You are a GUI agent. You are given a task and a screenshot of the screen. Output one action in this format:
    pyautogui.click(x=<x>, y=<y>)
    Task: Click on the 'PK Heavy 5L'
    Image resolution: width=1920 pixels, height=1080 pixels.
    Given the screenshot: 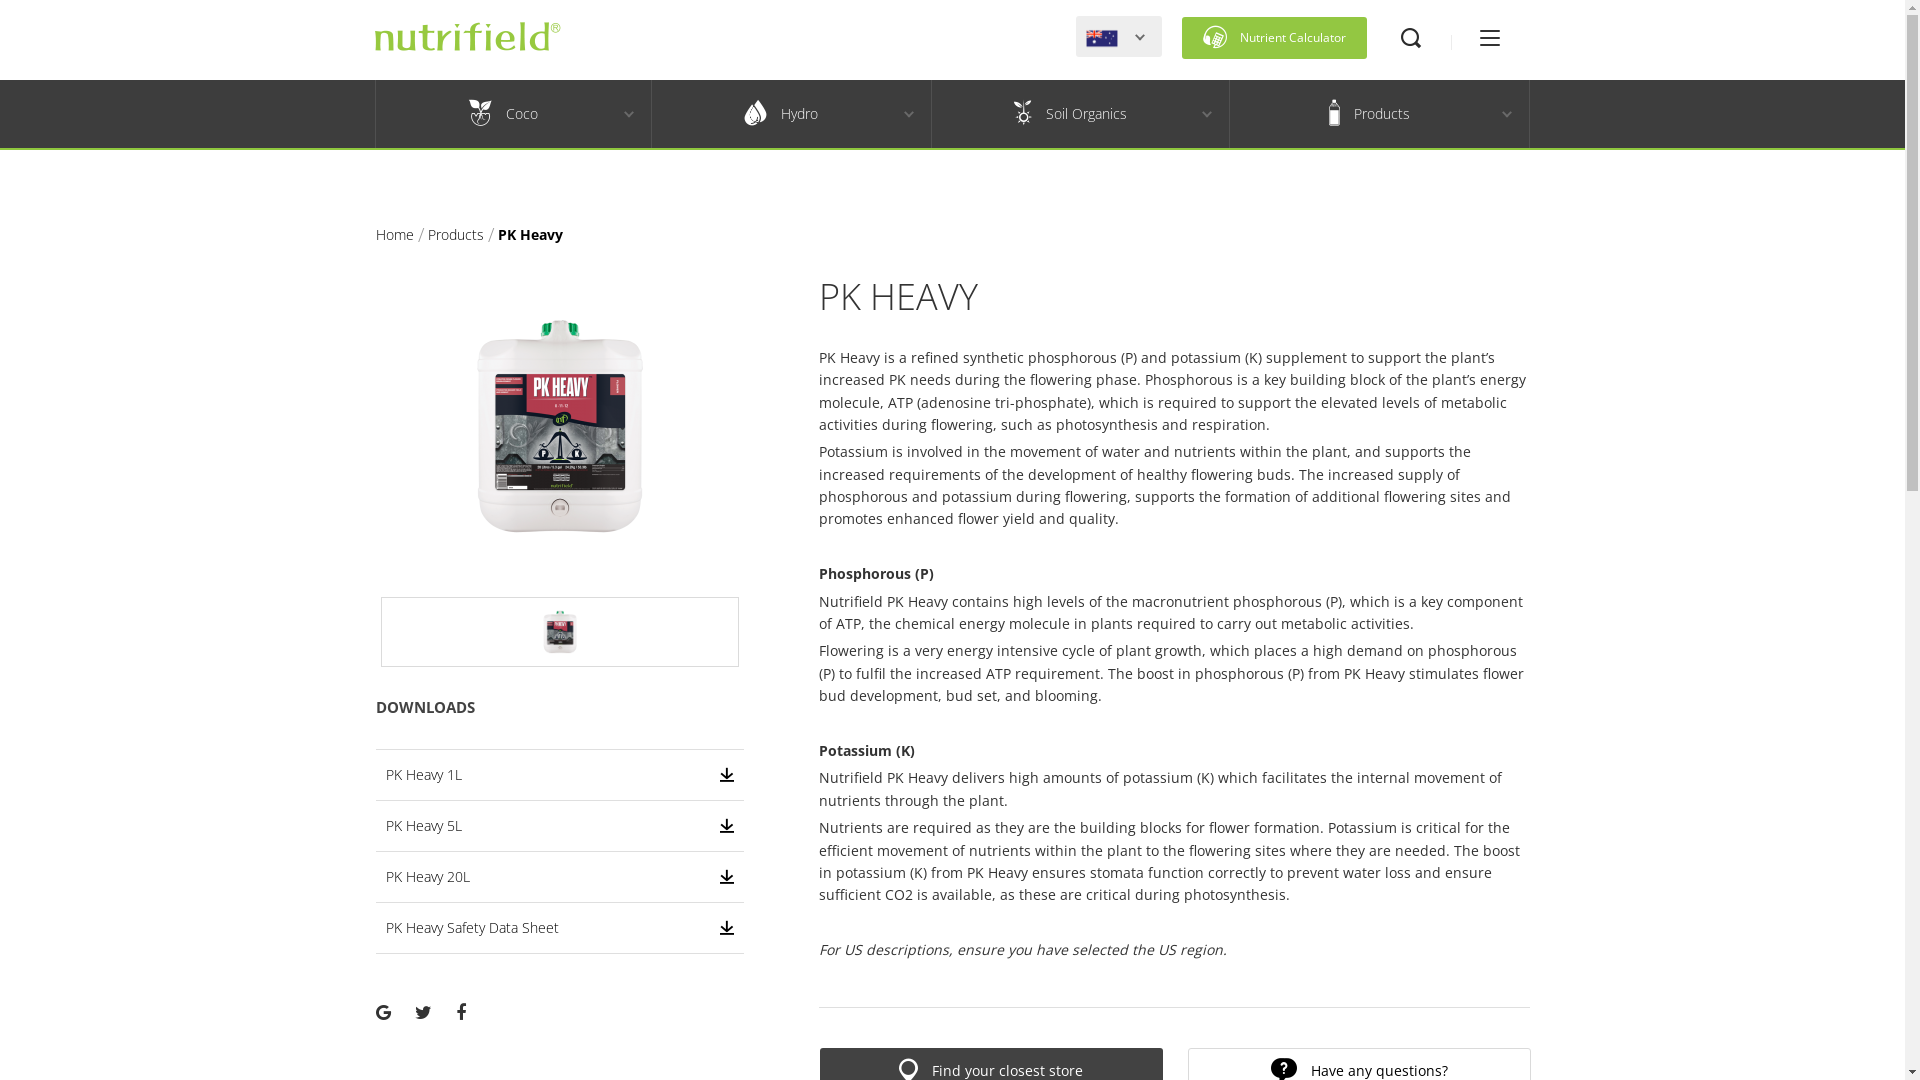 What is the action you would take?
    pyautogui.click(x=560, y=825)
    